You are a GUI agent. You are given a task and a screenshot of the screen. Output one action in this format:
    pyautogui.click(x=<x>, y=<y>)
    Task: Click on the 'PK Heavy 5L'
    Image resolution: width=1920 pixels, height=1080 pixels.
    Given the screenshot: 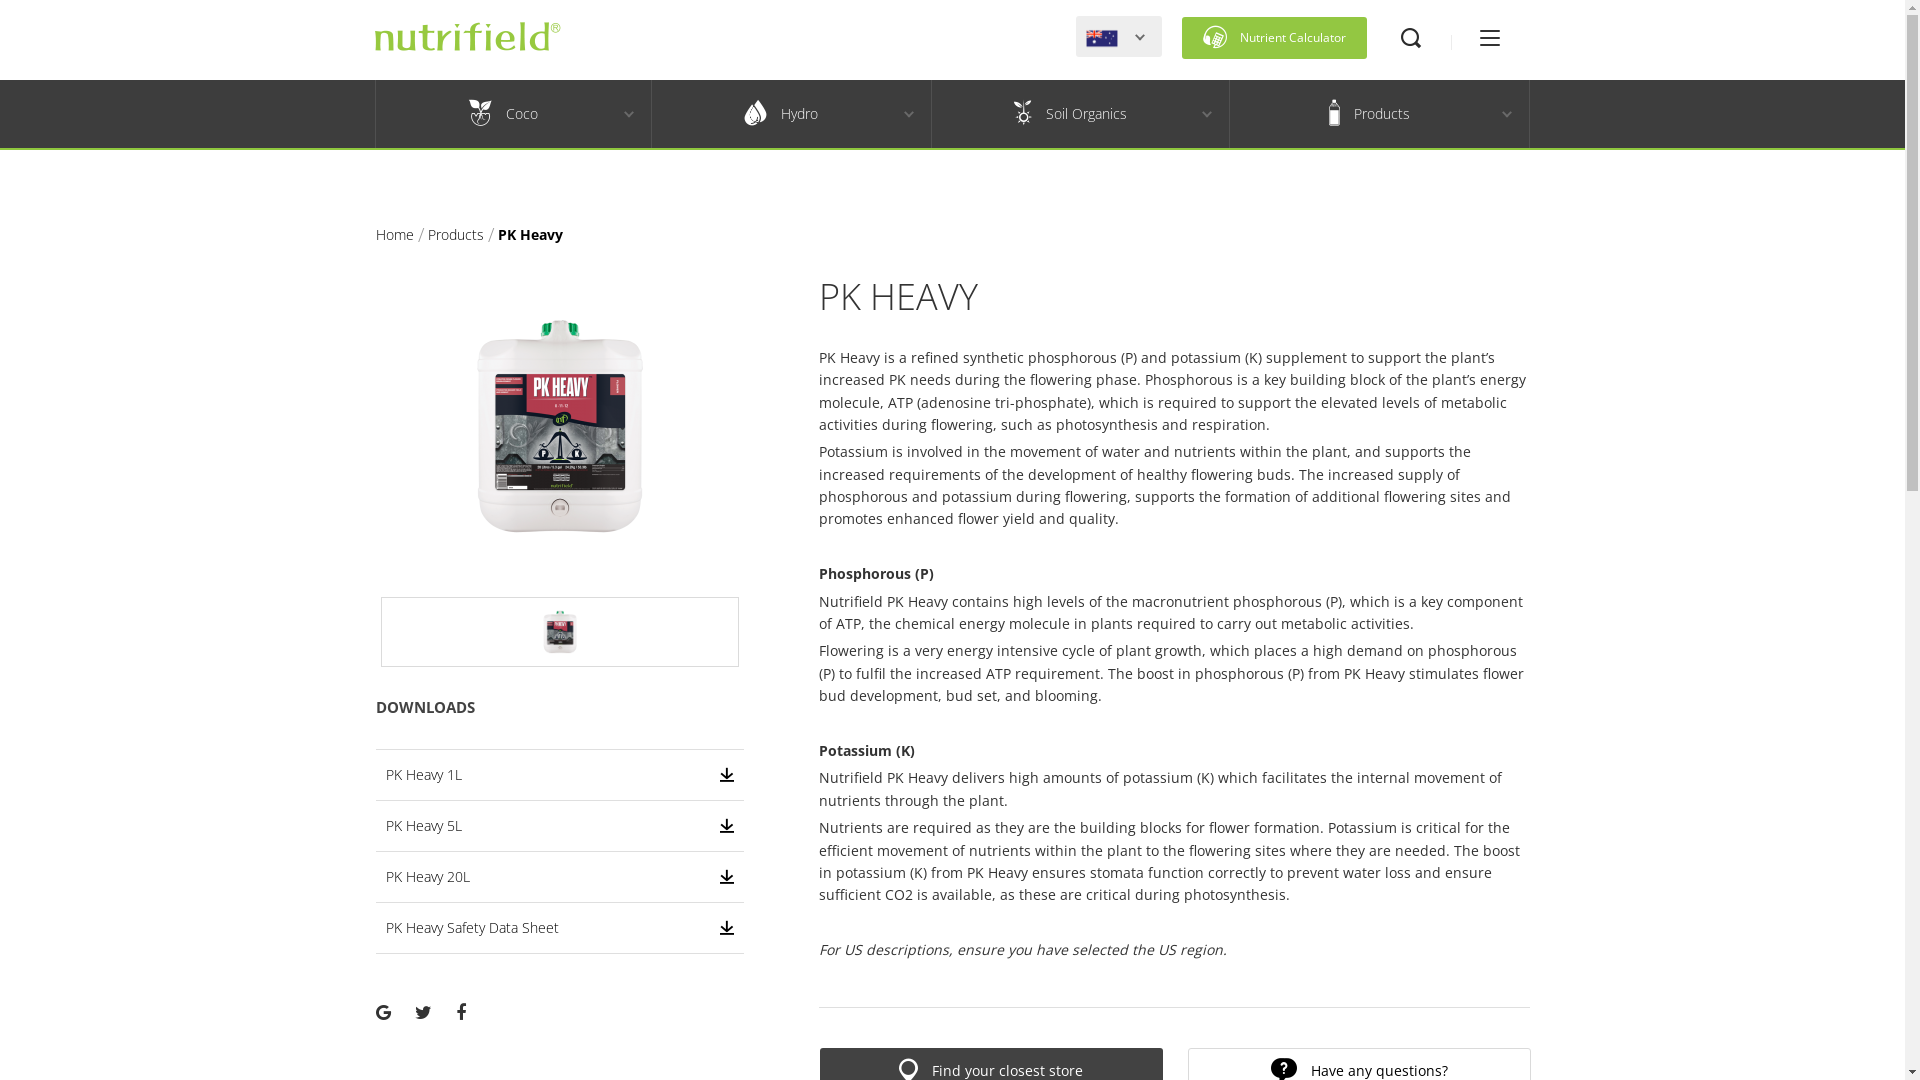 What is the action you would take?
    pyautogui.click(x=560, y=825)
    